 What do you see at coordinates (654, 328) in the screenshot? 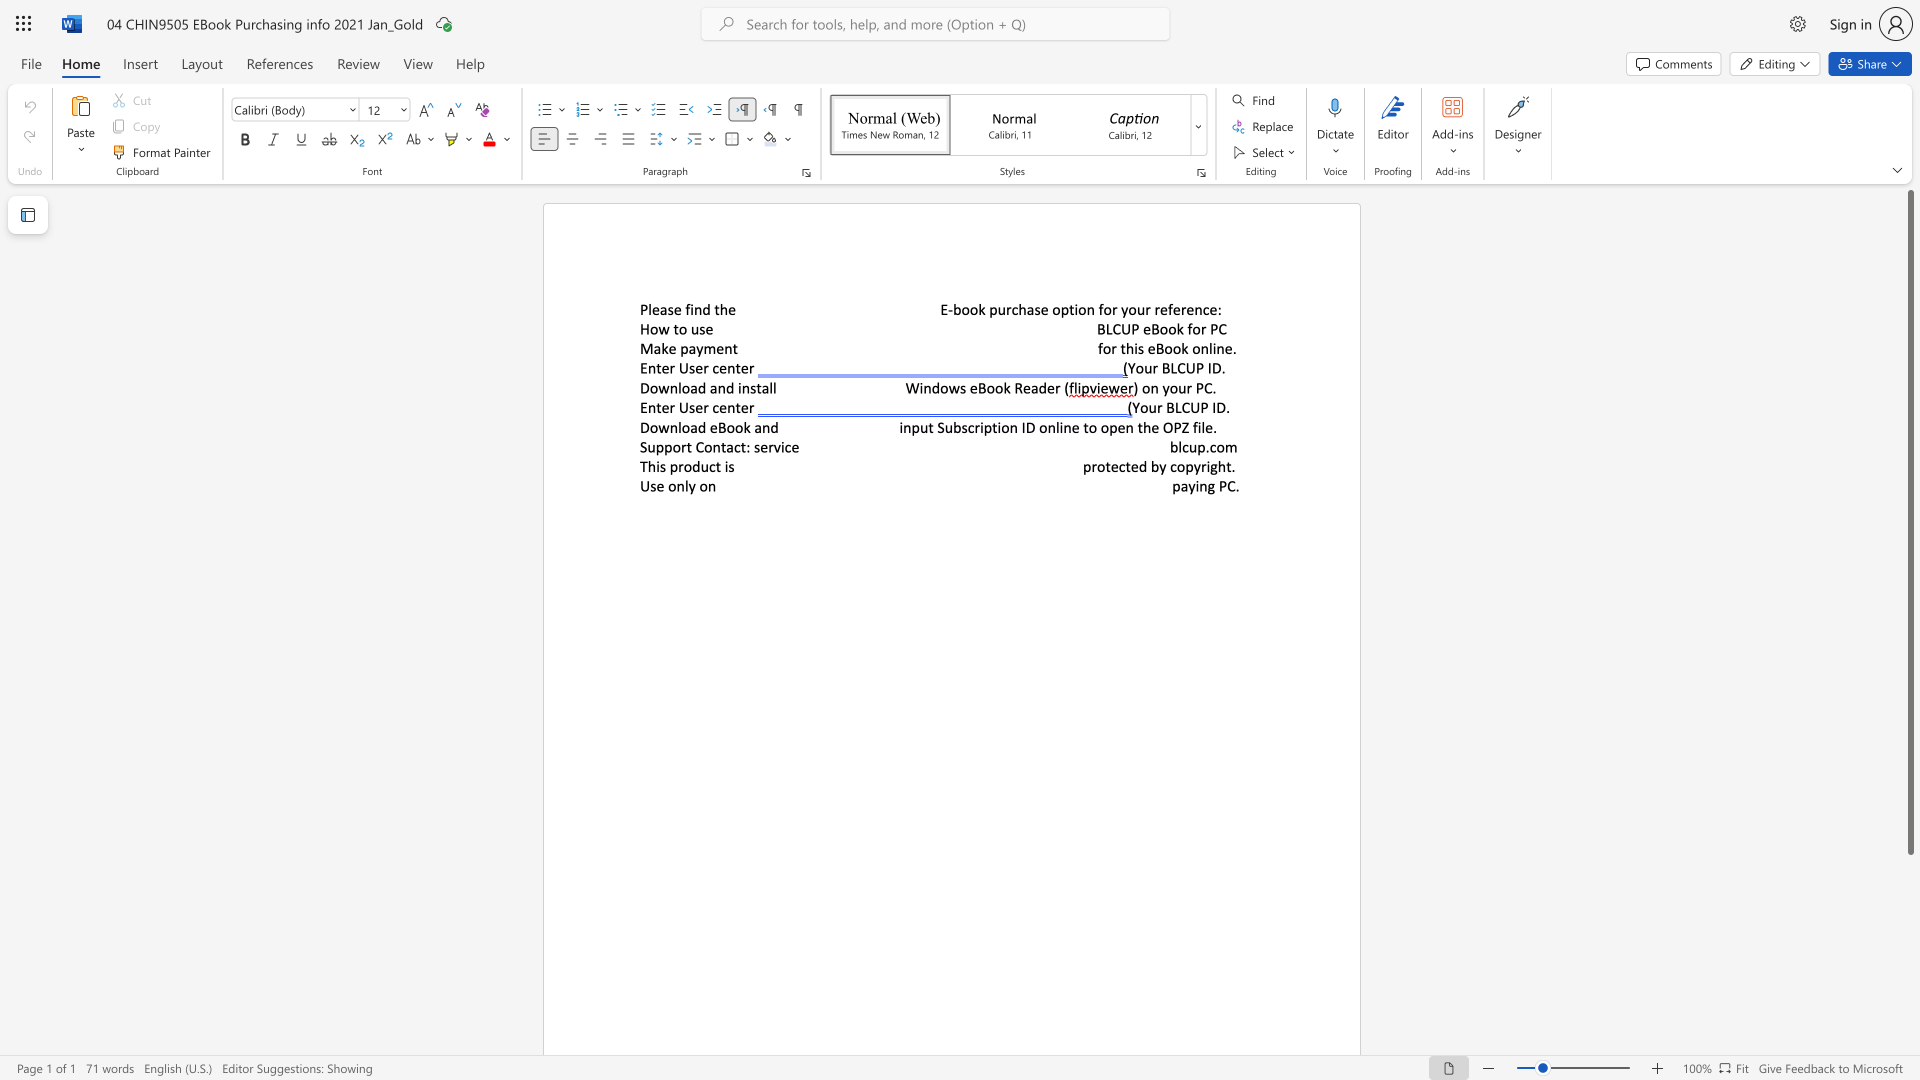
I see `the 1th character "o" in the text` at bounding box center [654, 328].